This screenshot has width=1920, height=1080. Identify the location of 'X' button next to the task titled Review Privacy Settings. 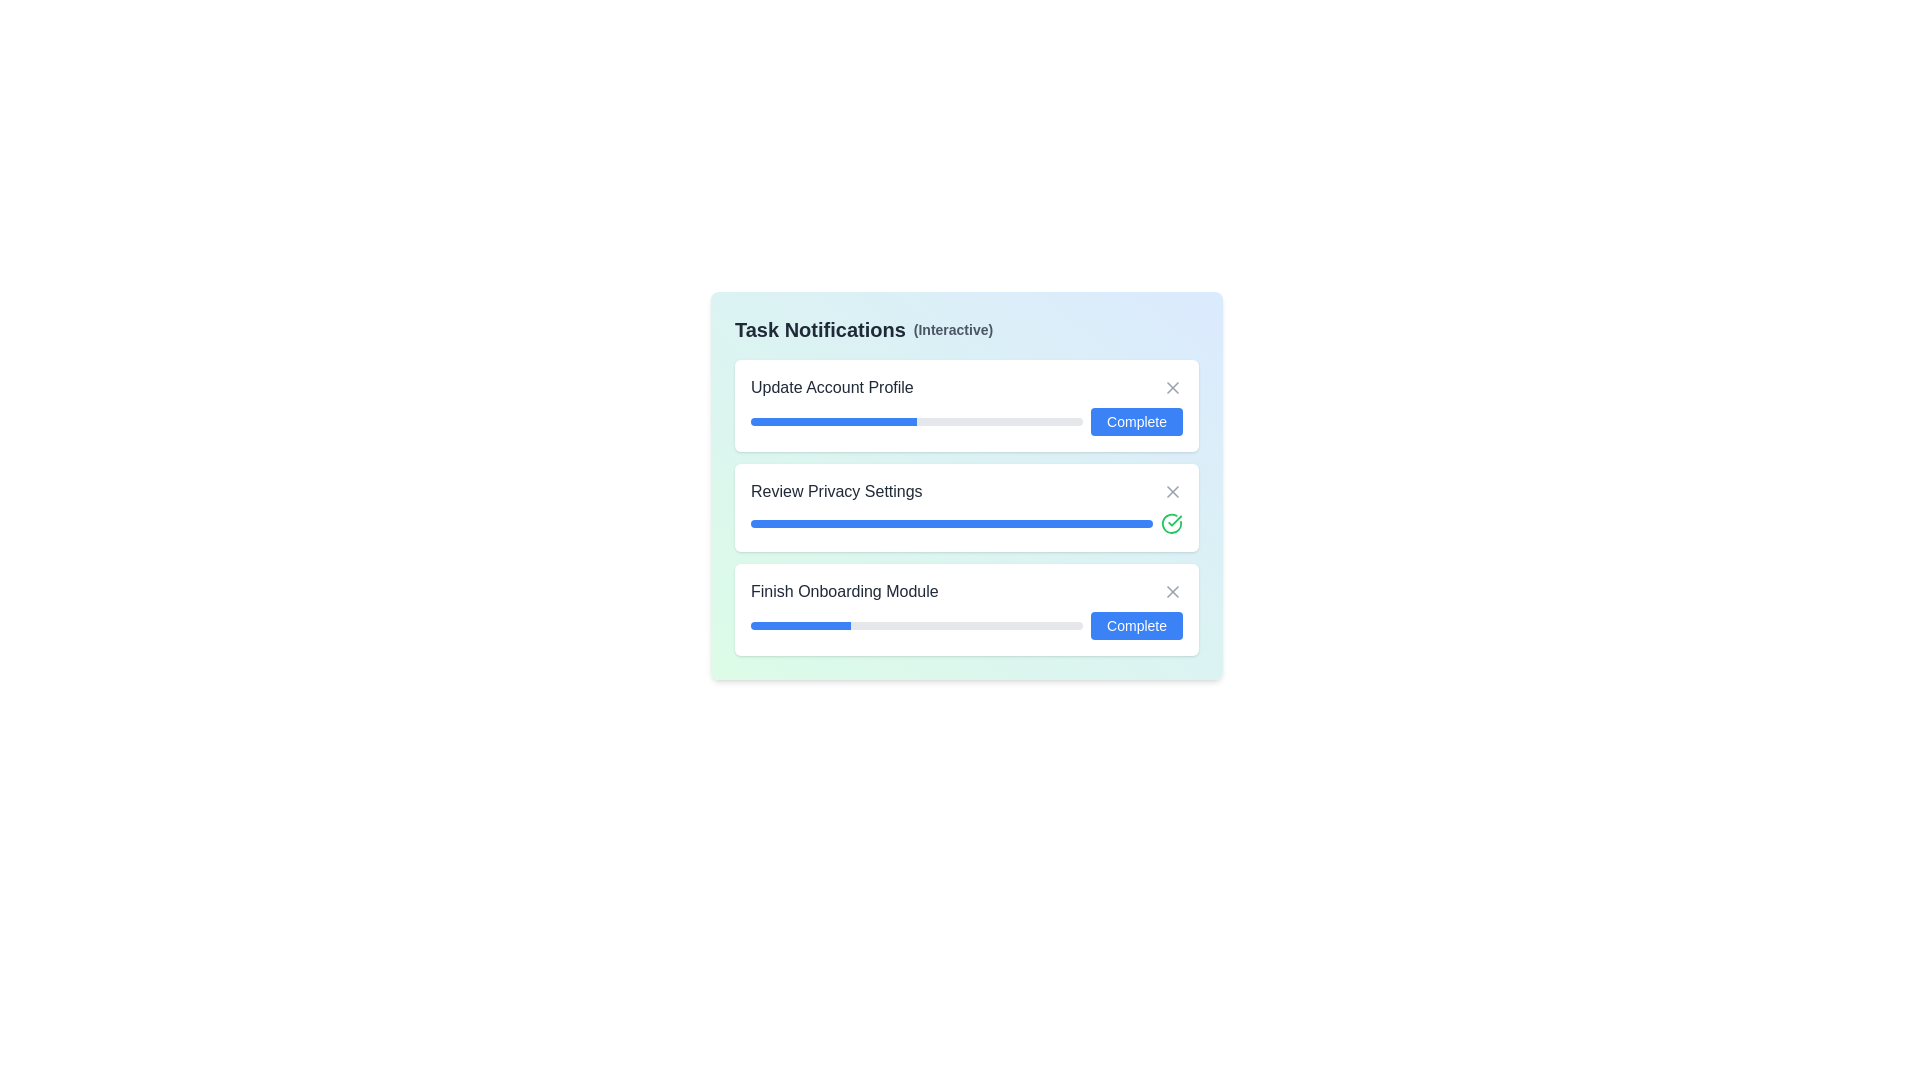
(1172, 492).